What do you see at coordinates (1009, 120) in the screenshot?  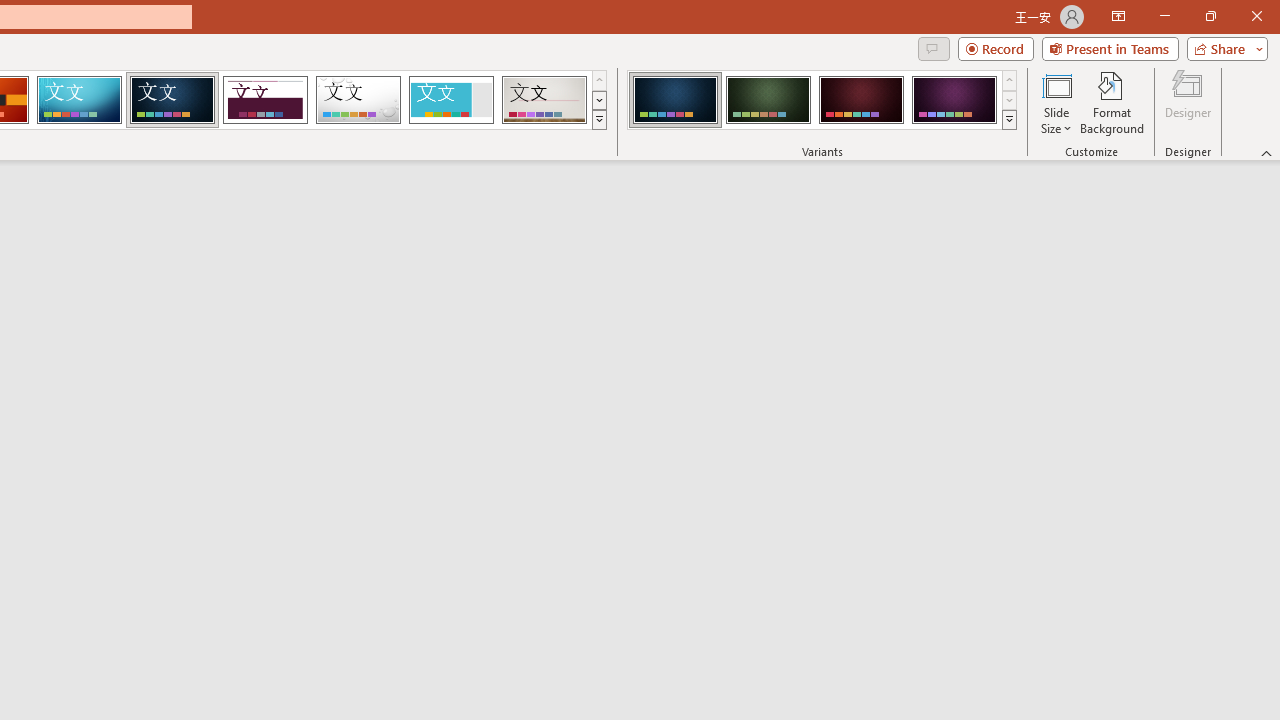 I see `'Variants'` at bounding box center [1009, 120].